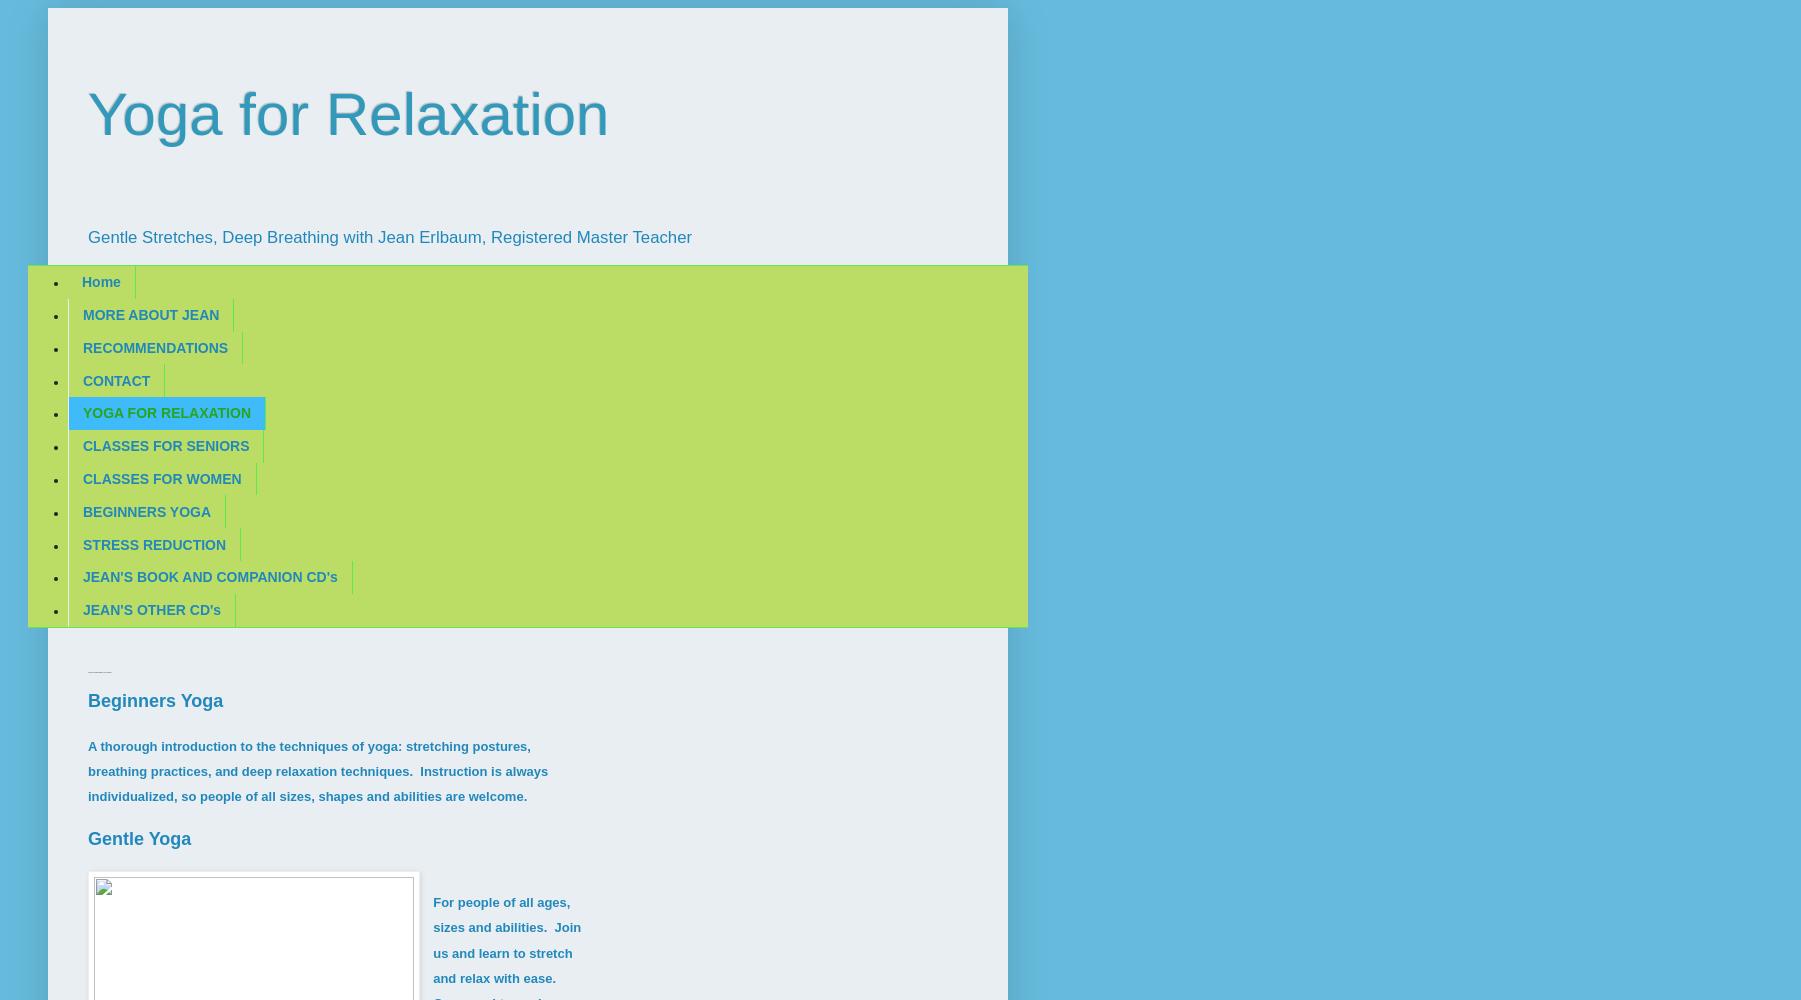 Image resolution: width=1801 pixels, height=1000 pixels. Describe the element at coordinates (162, 478) in the screenshot. I see `'CLASSES FOR WOMEN'` at that location.